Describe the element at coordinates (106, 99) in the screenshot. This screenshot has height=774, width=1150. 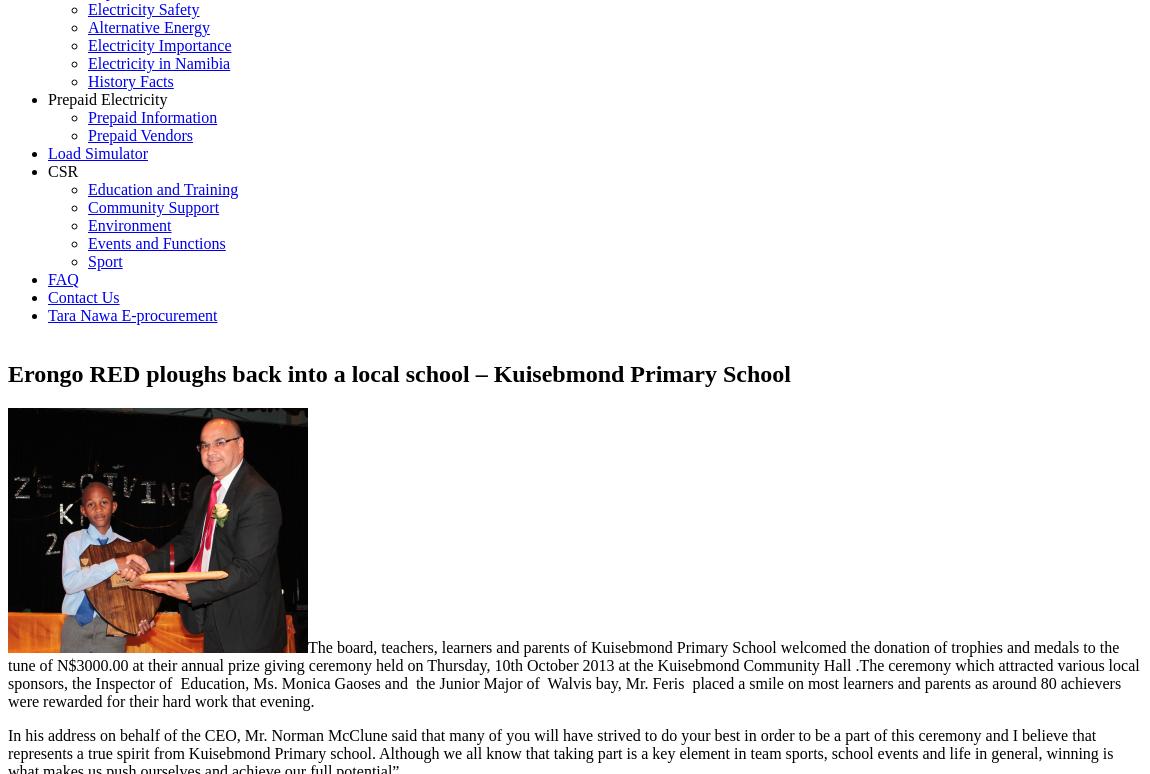
I see `'Prepaid Electricity'` at that location.